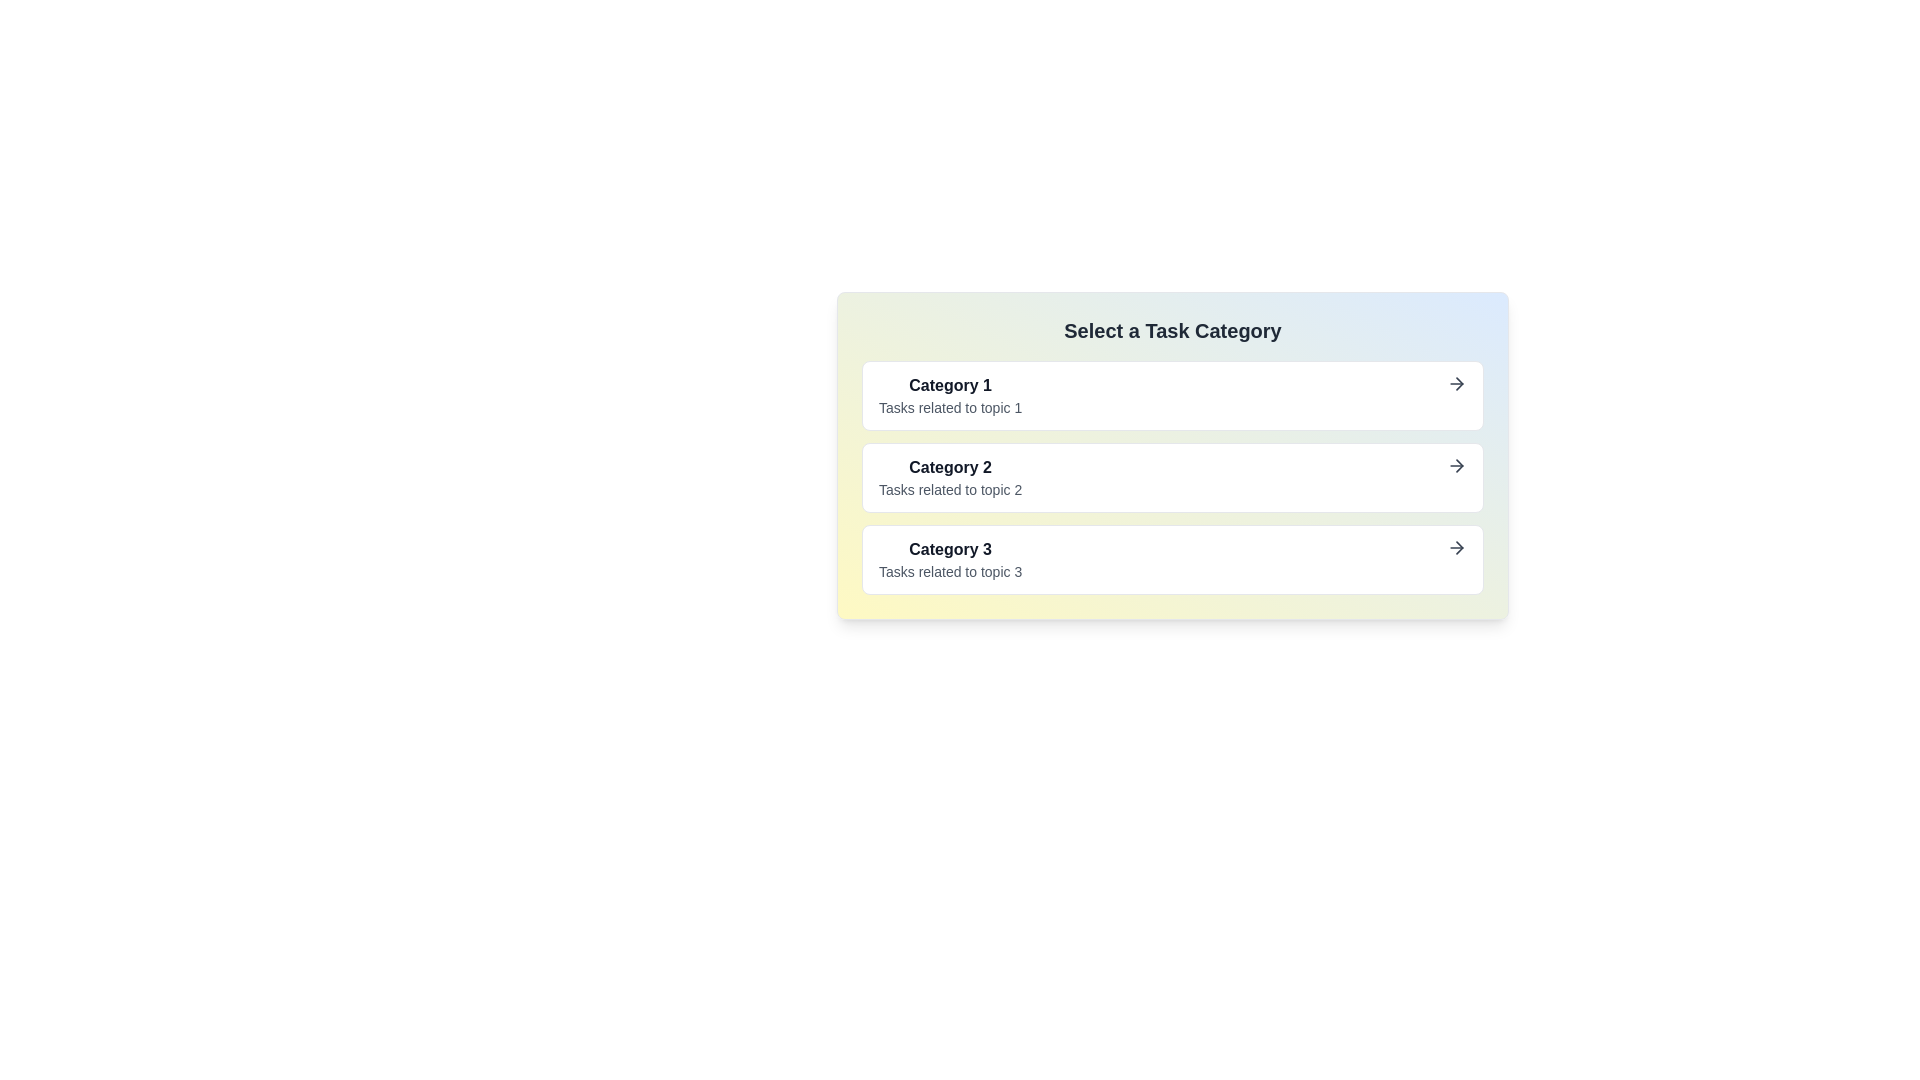 Image resolution: width=1920 pixels, height=1080 pixels. Describe the element at coordinates (949, 489) in the screenshot. I see `the static text label that provides a description for 'Category 2', located centrally beneath the title 'Category 2'` at that location.